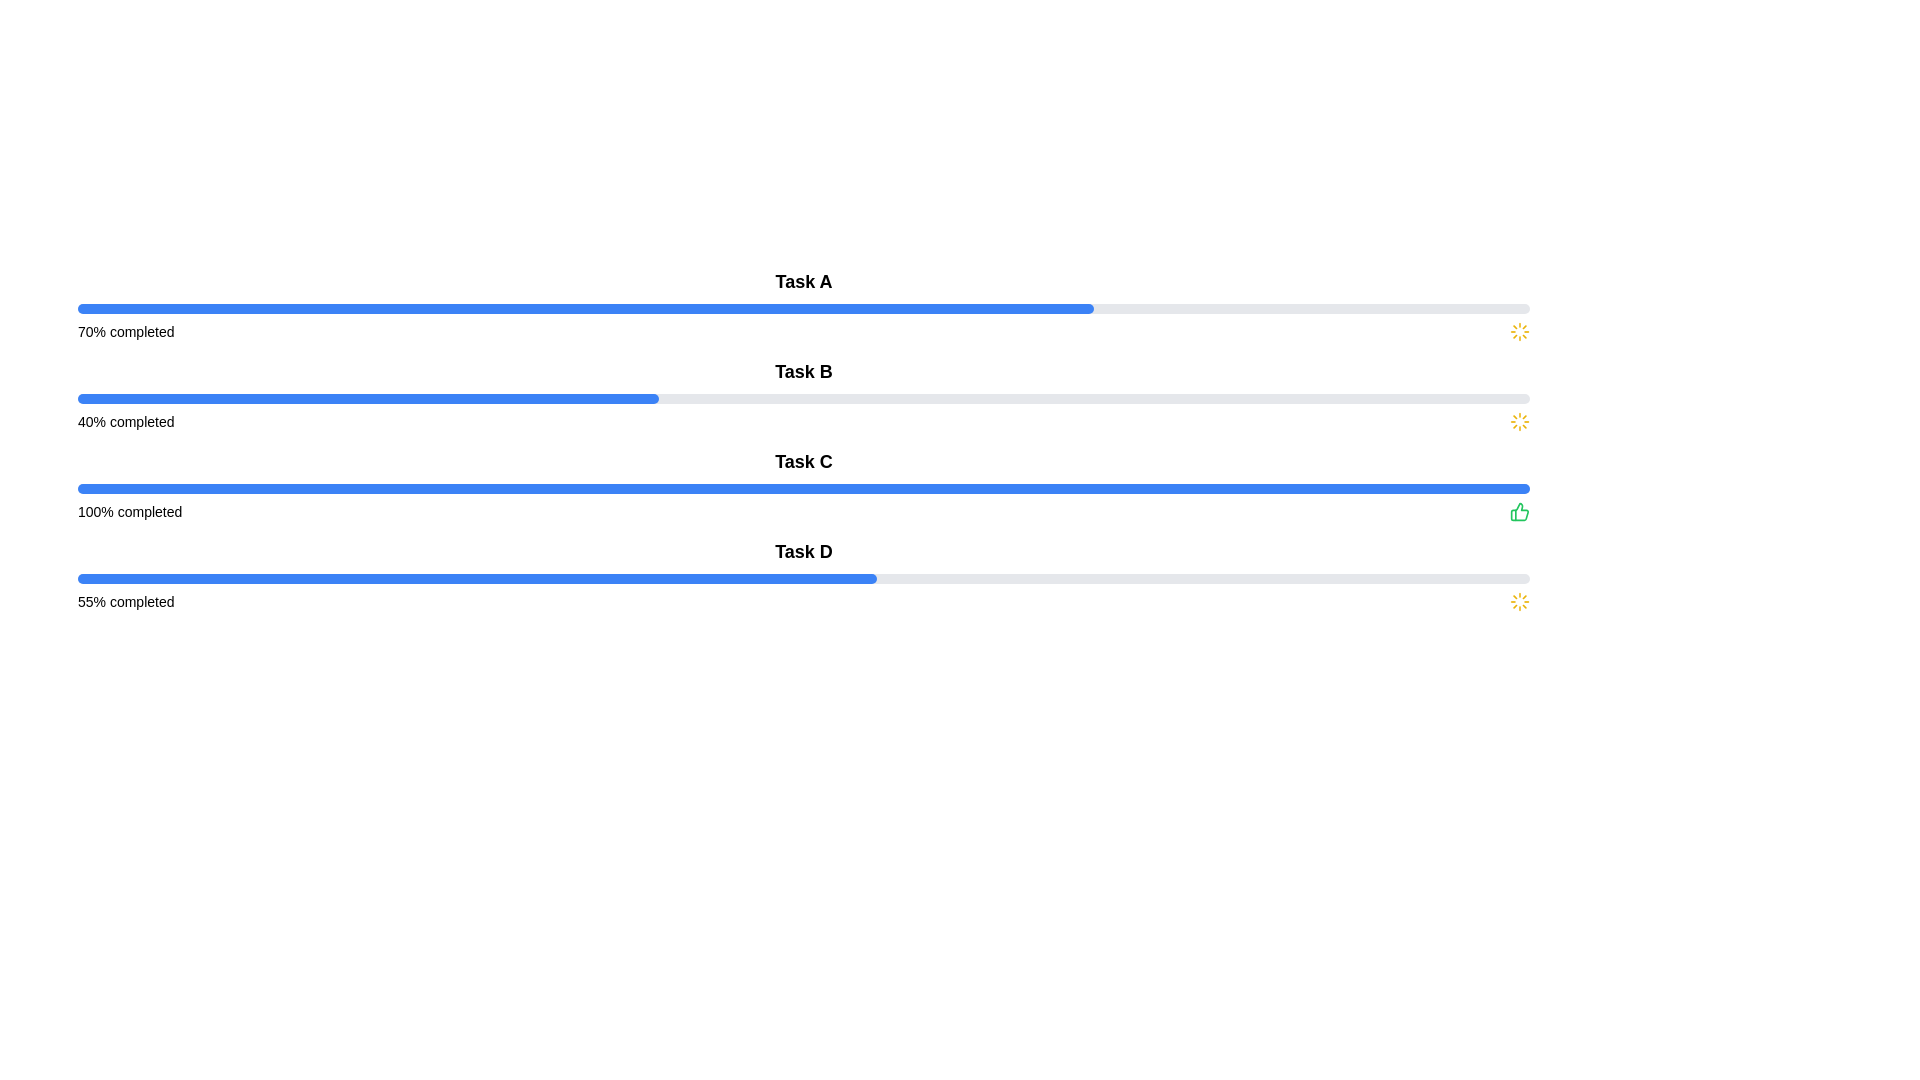  I want to click on the text label displaying '40% completed' which is part of the 'Task B' entry, located under the progress bar, so click(125, 420).